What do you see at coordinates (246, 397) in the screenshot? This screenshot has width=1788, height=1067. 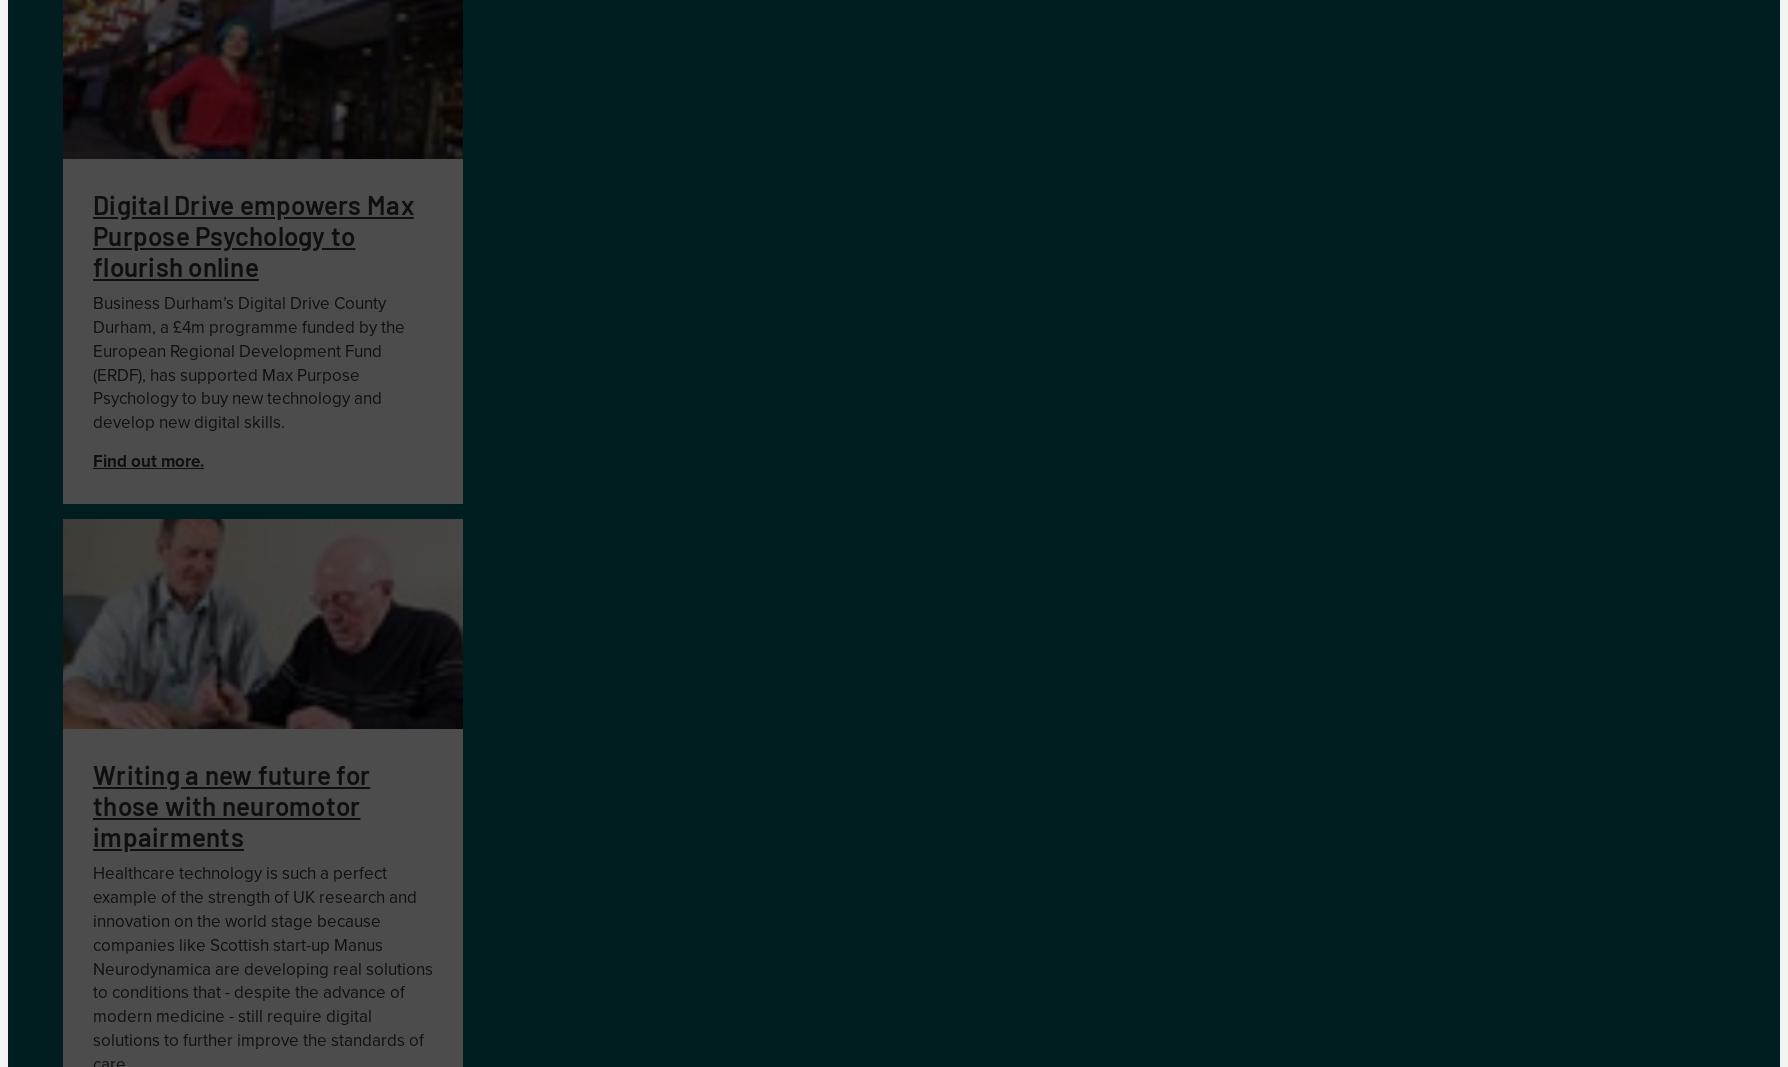 I see `'new'` at bounding box center [246, 397].